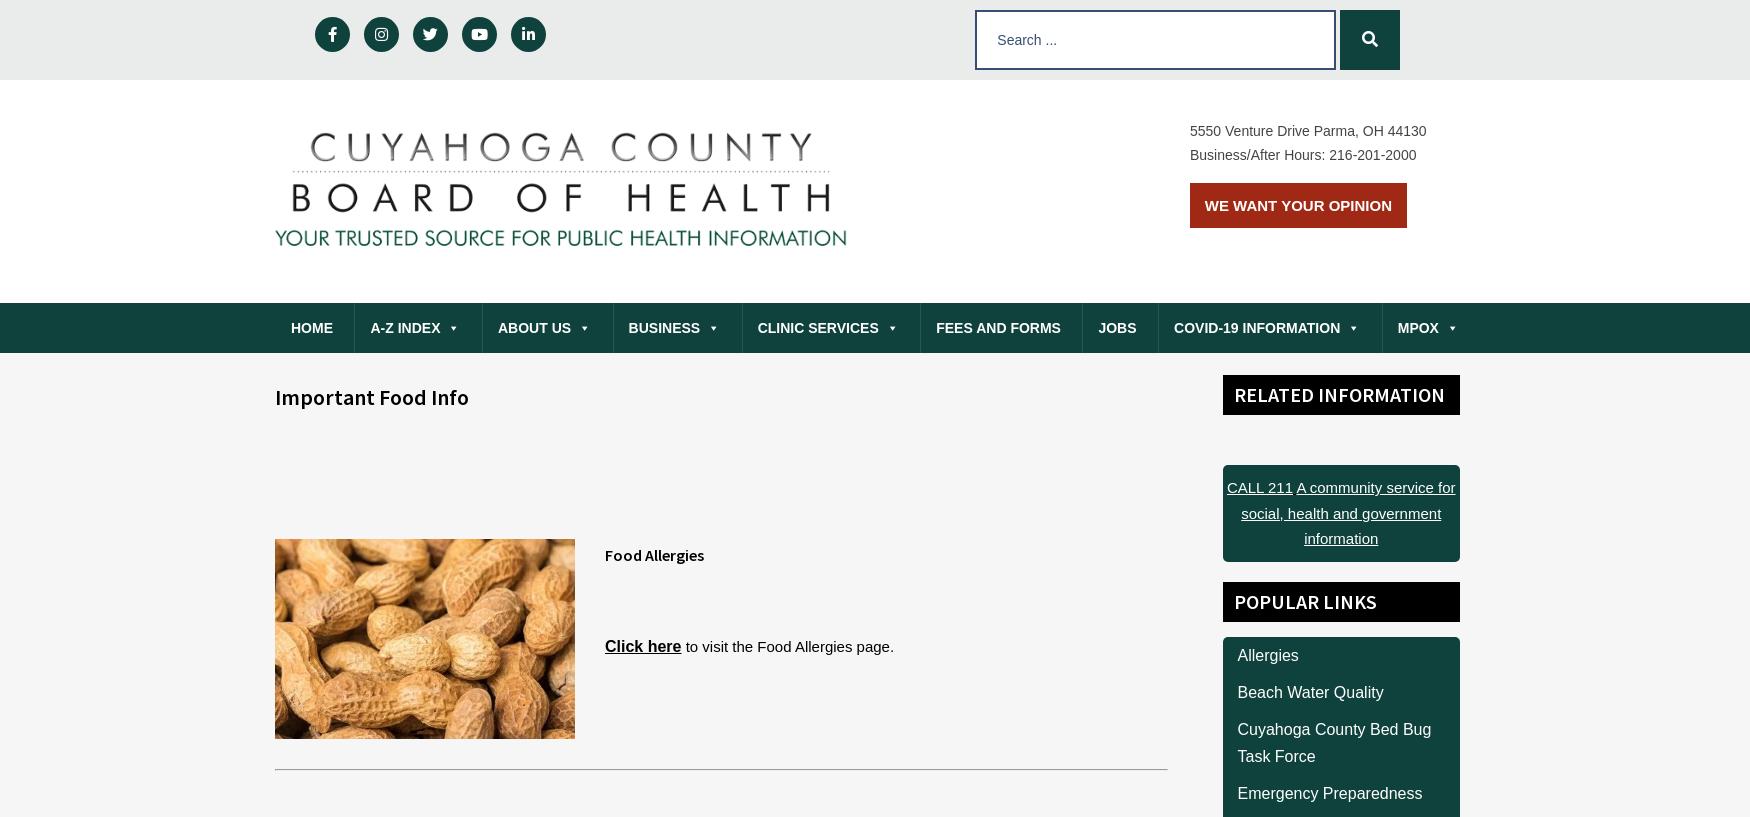 This screenshot has height=817, width=1750. Describe the element at coordinates (433, 374) in the screenshot. I see `'Submit a Complaint'` at that location.